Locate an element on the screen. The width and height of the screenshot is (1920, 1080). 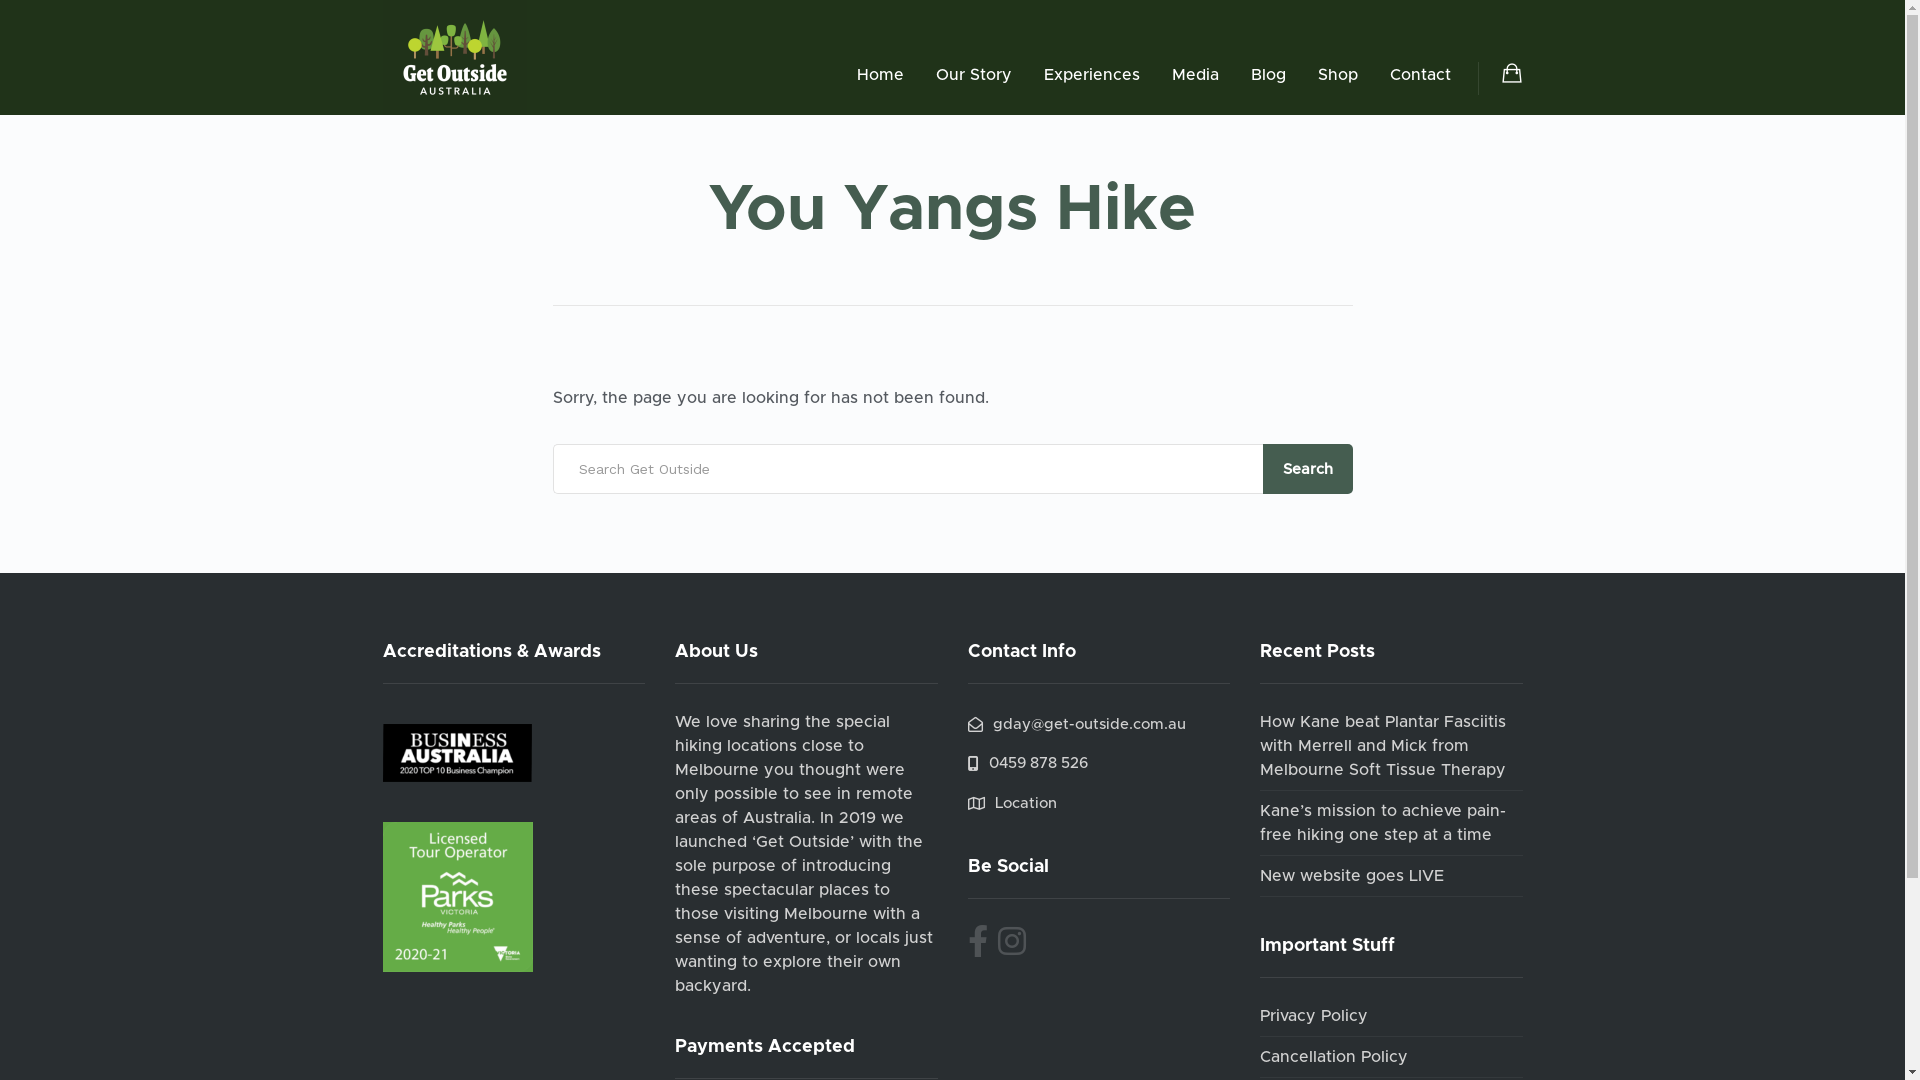
'Contact' is located at coordinates (1419, 73).